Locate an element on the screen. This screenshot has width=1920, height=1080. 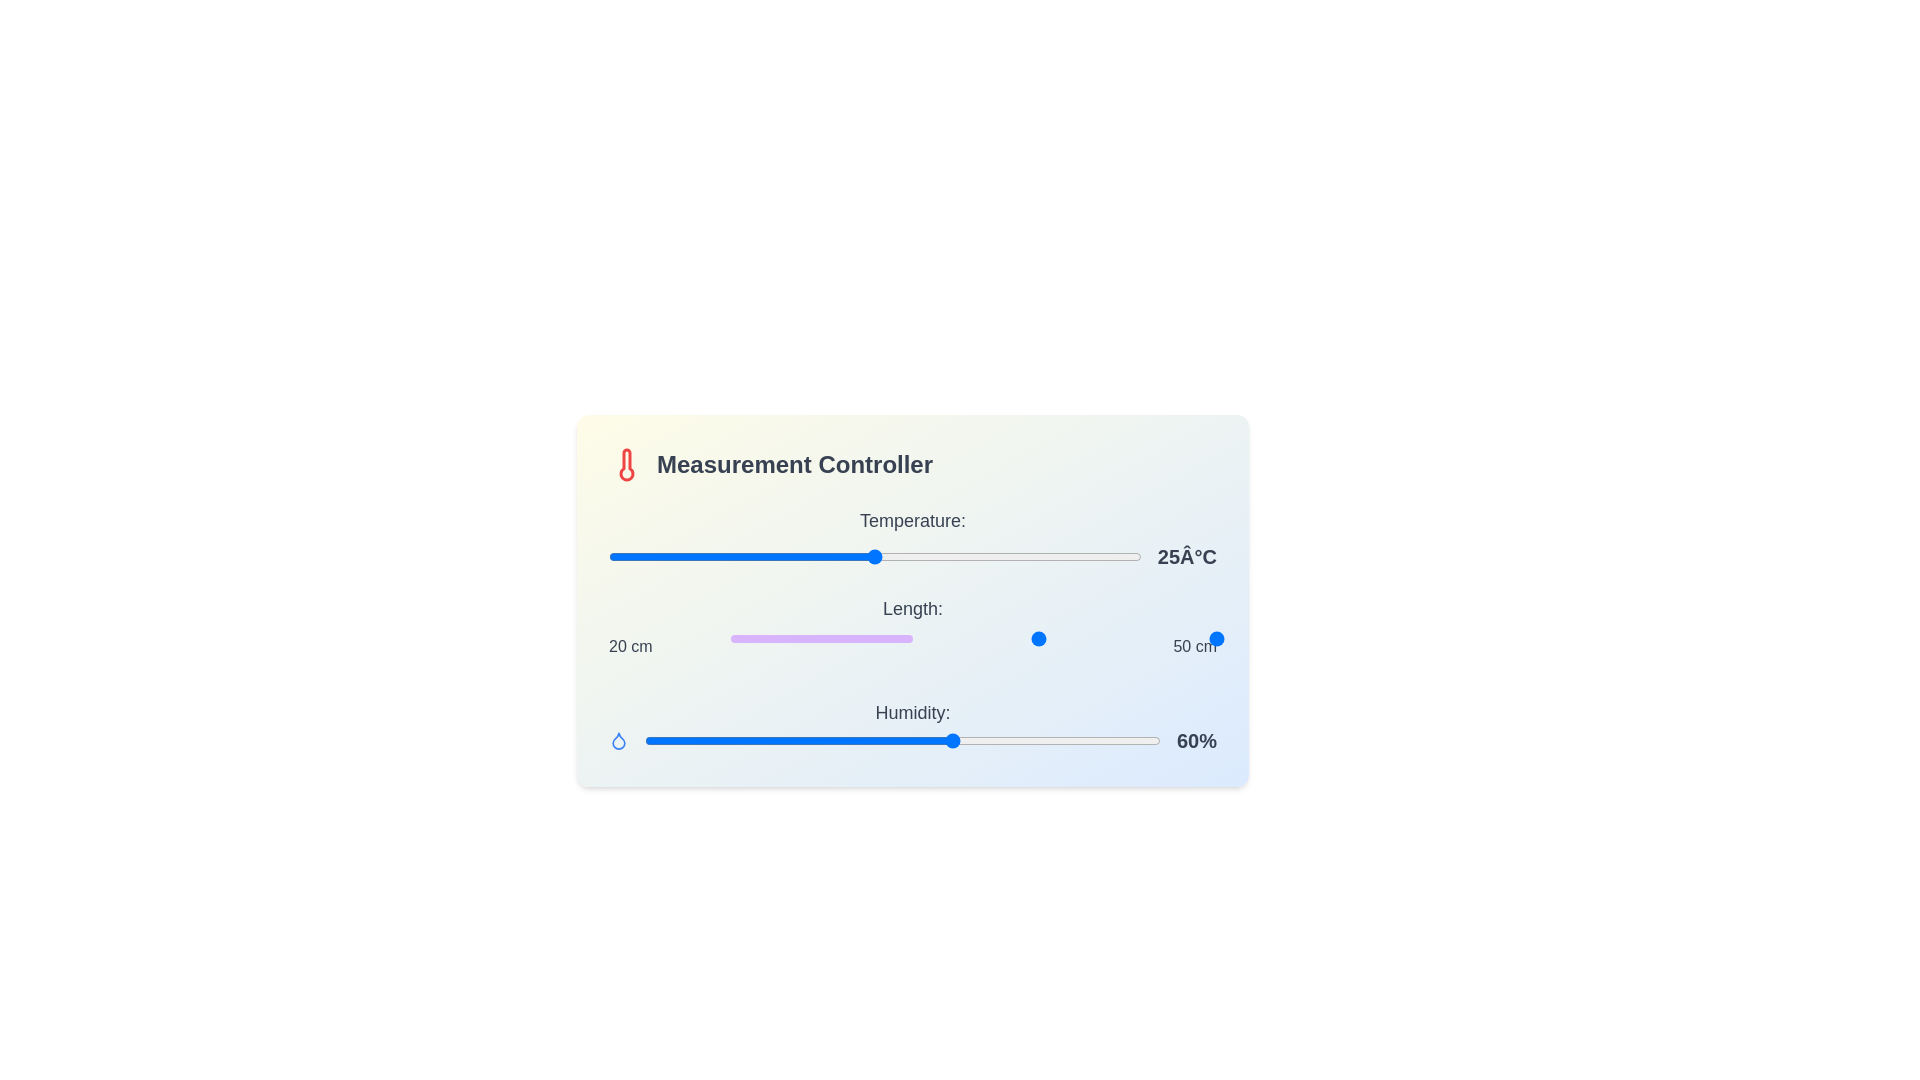
the length is located at coordinates (1205, 639).